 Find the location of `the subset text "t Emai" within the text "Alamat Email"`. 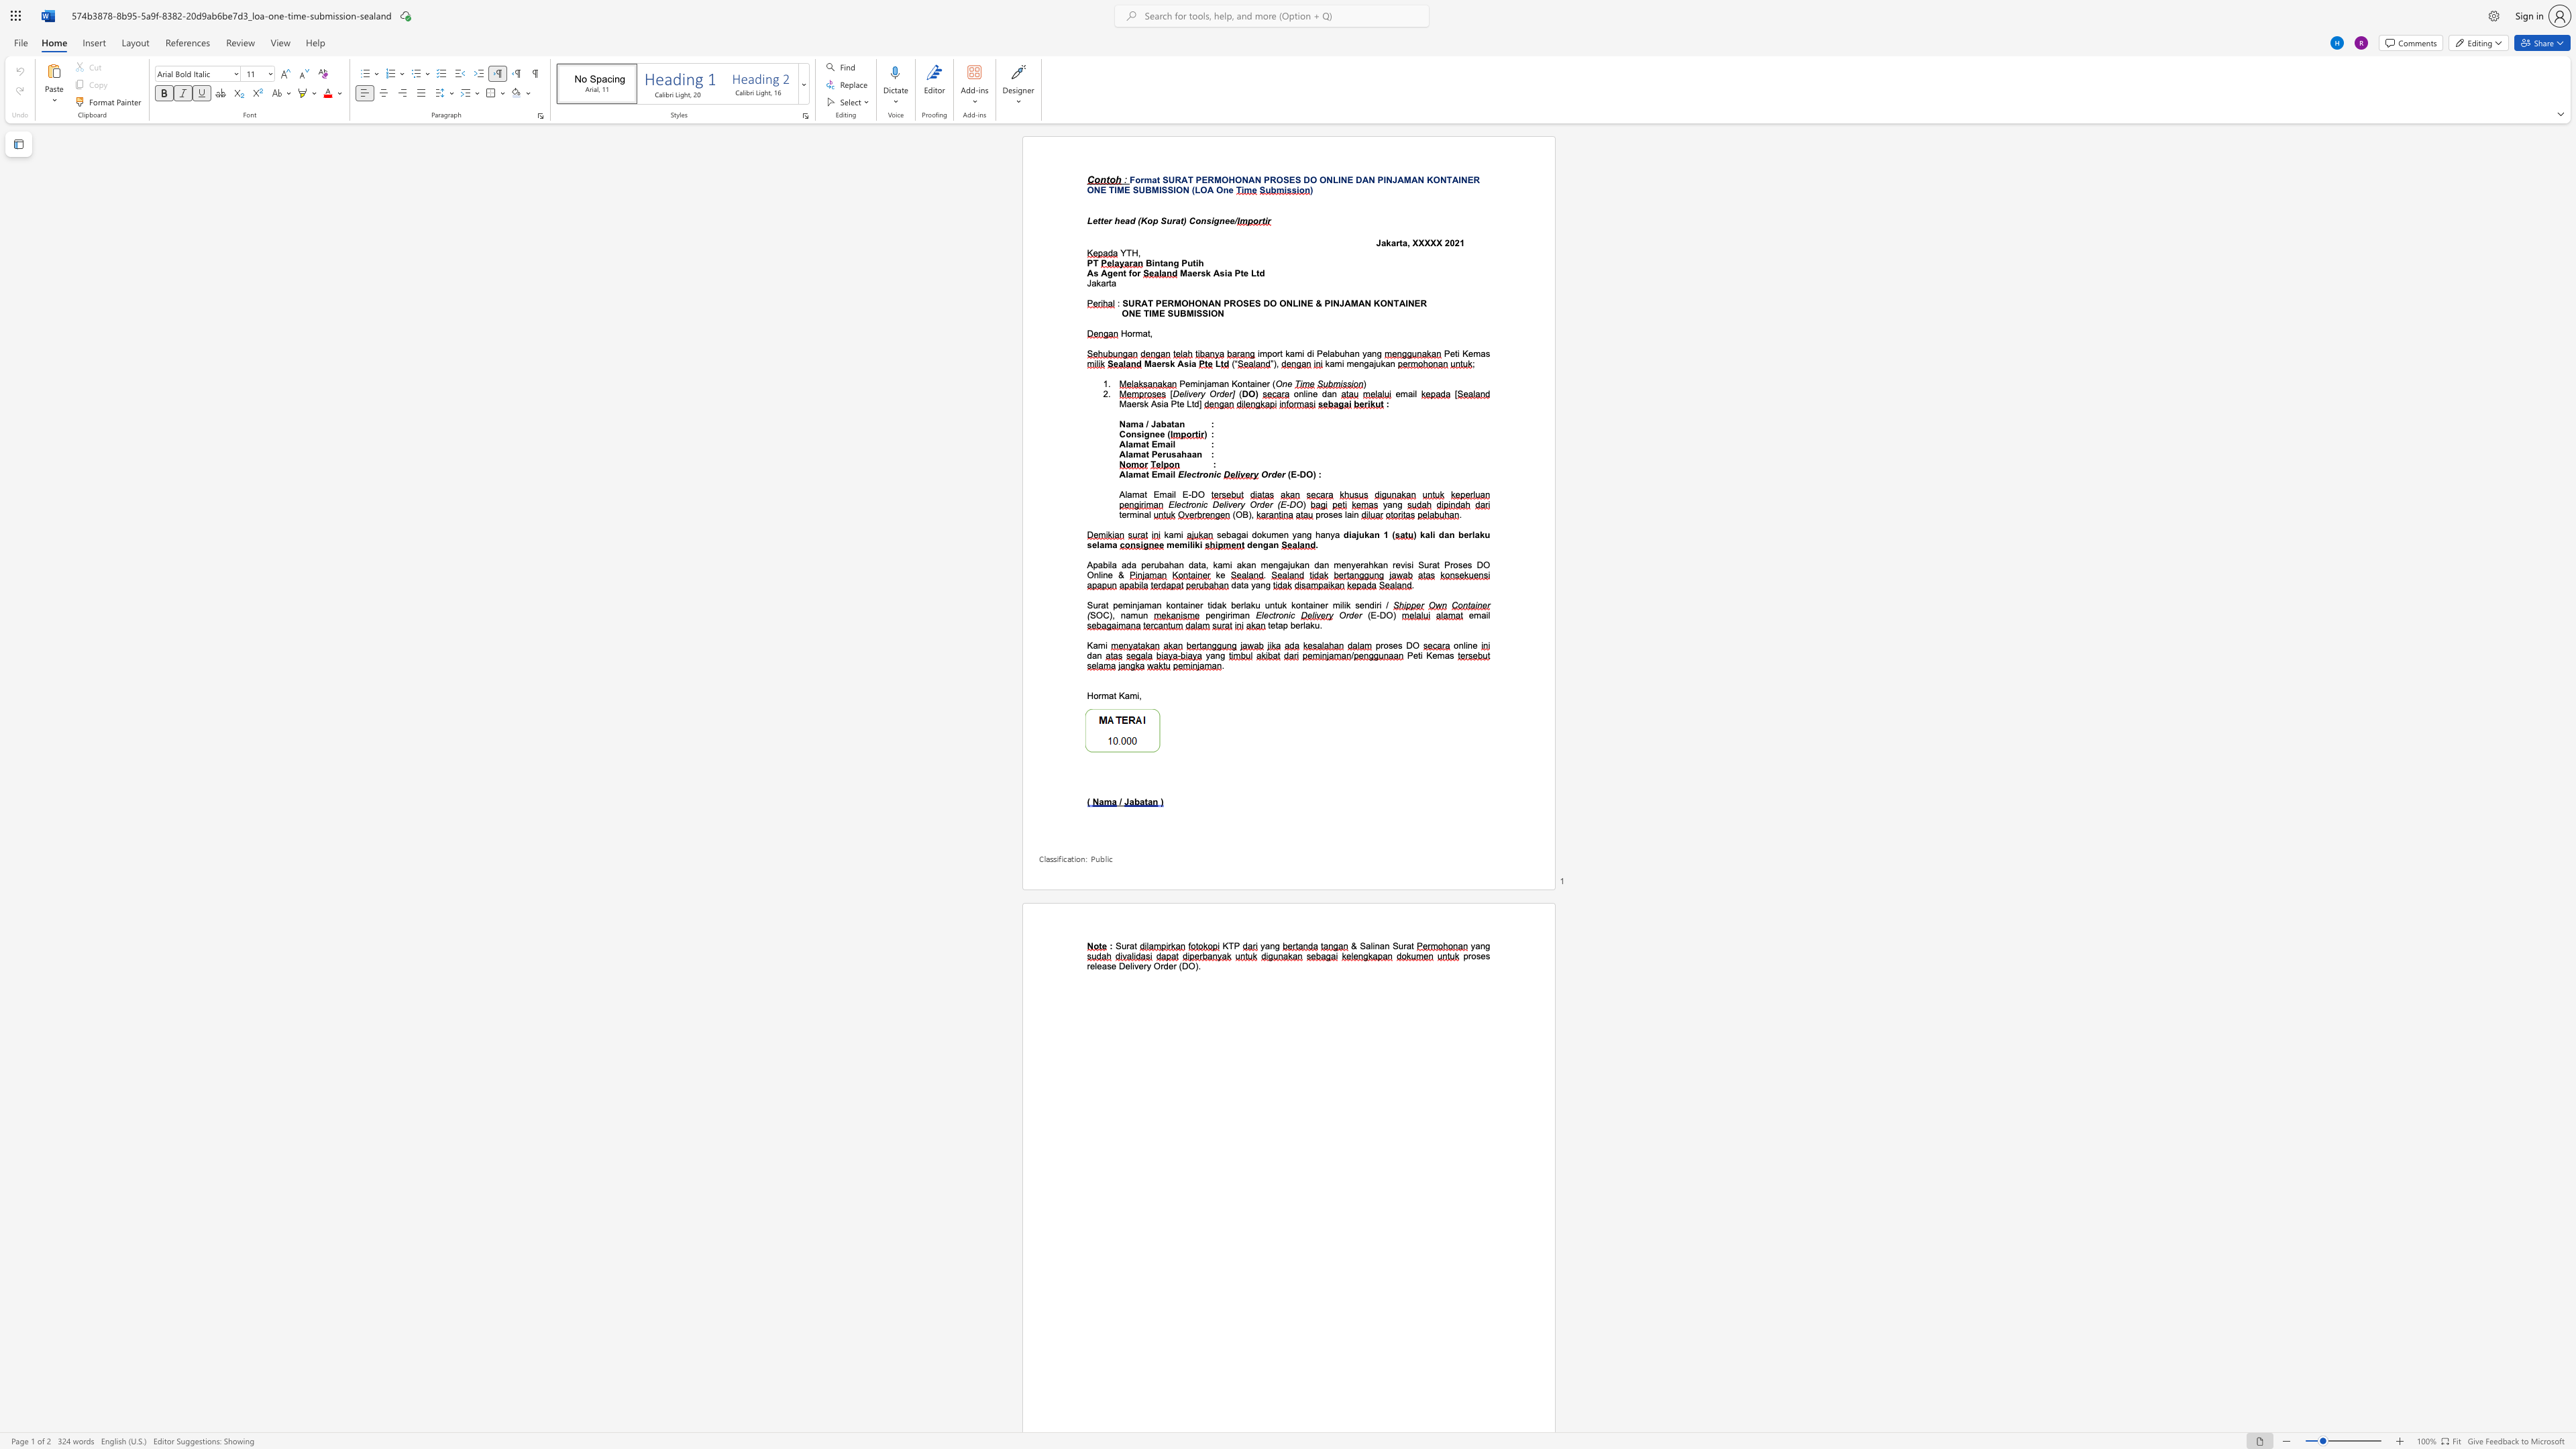

the subset text "t Emai" within the text "Alamat Email" is located at coordinates (1145, 444).